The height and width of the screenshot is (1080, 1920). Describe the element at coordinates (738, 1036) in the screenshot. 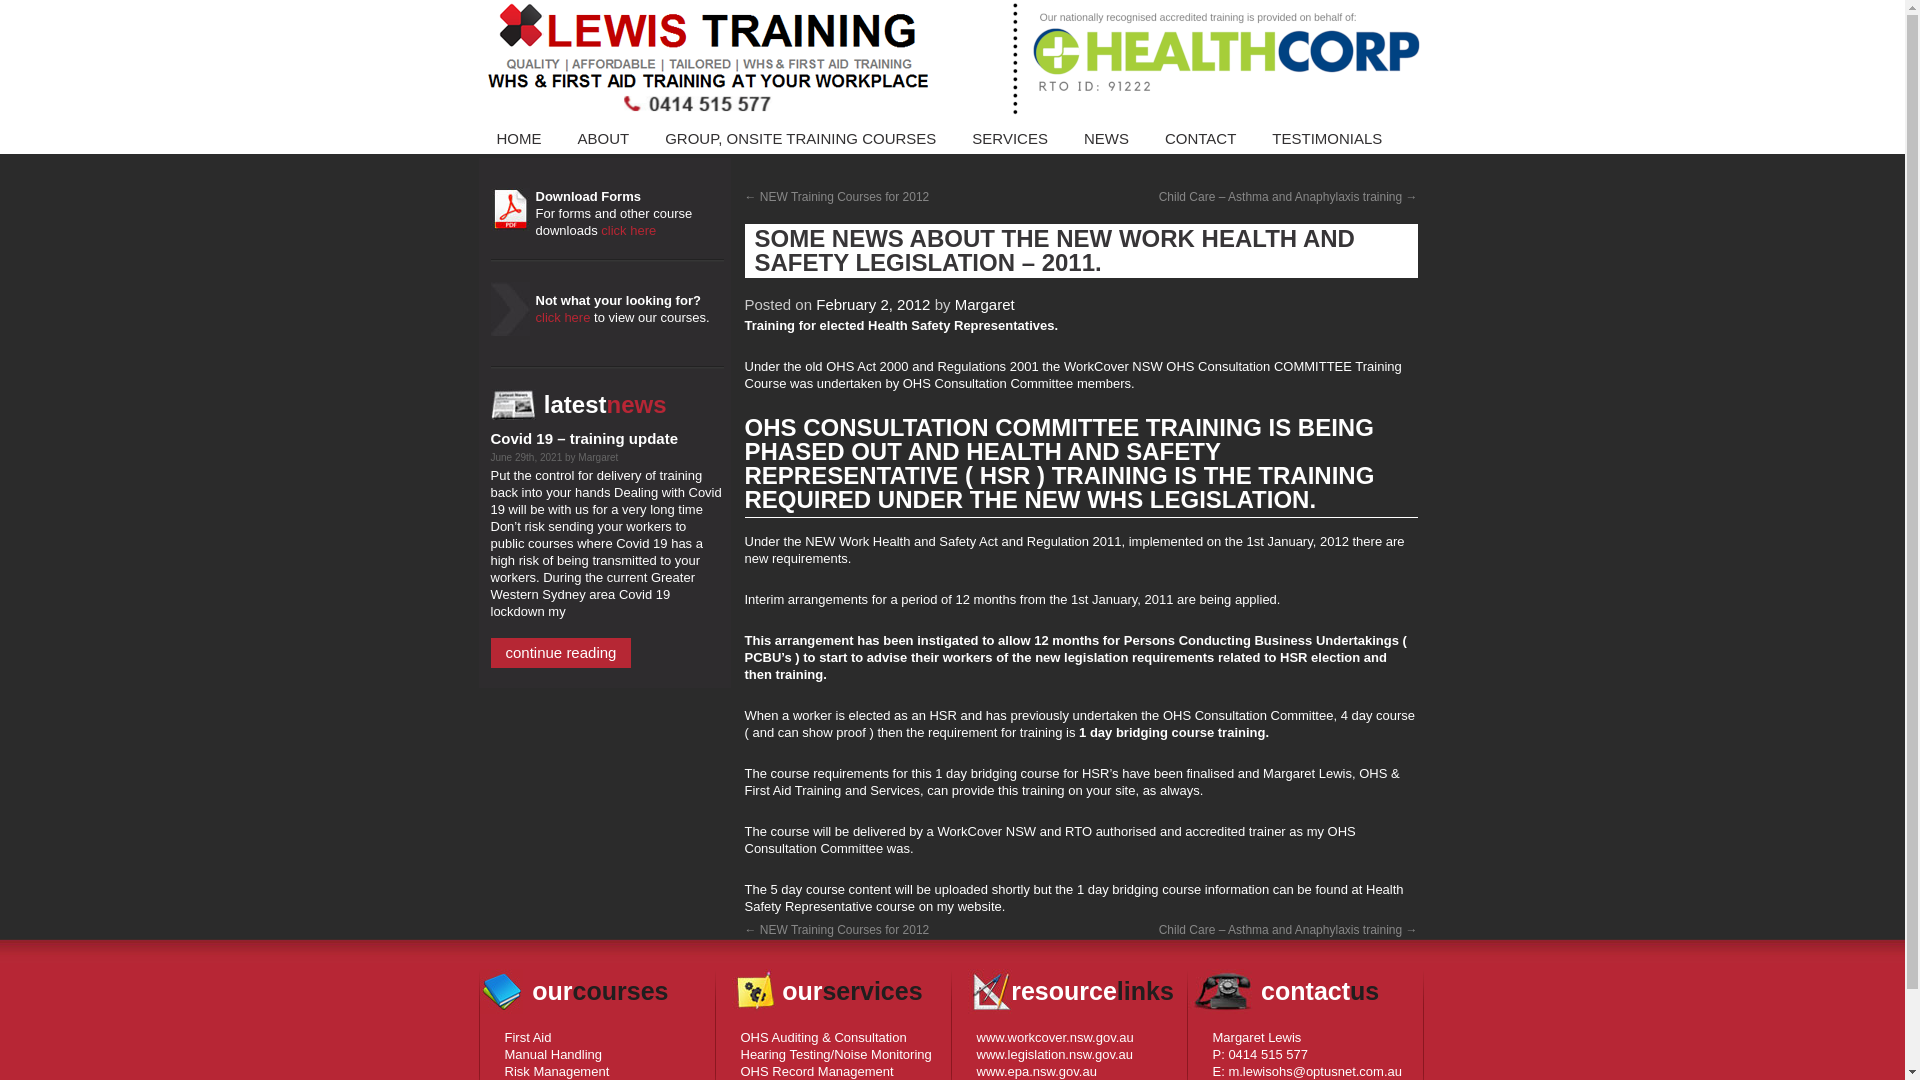

I see `'OHS Auditing & Consultation'` at that location.